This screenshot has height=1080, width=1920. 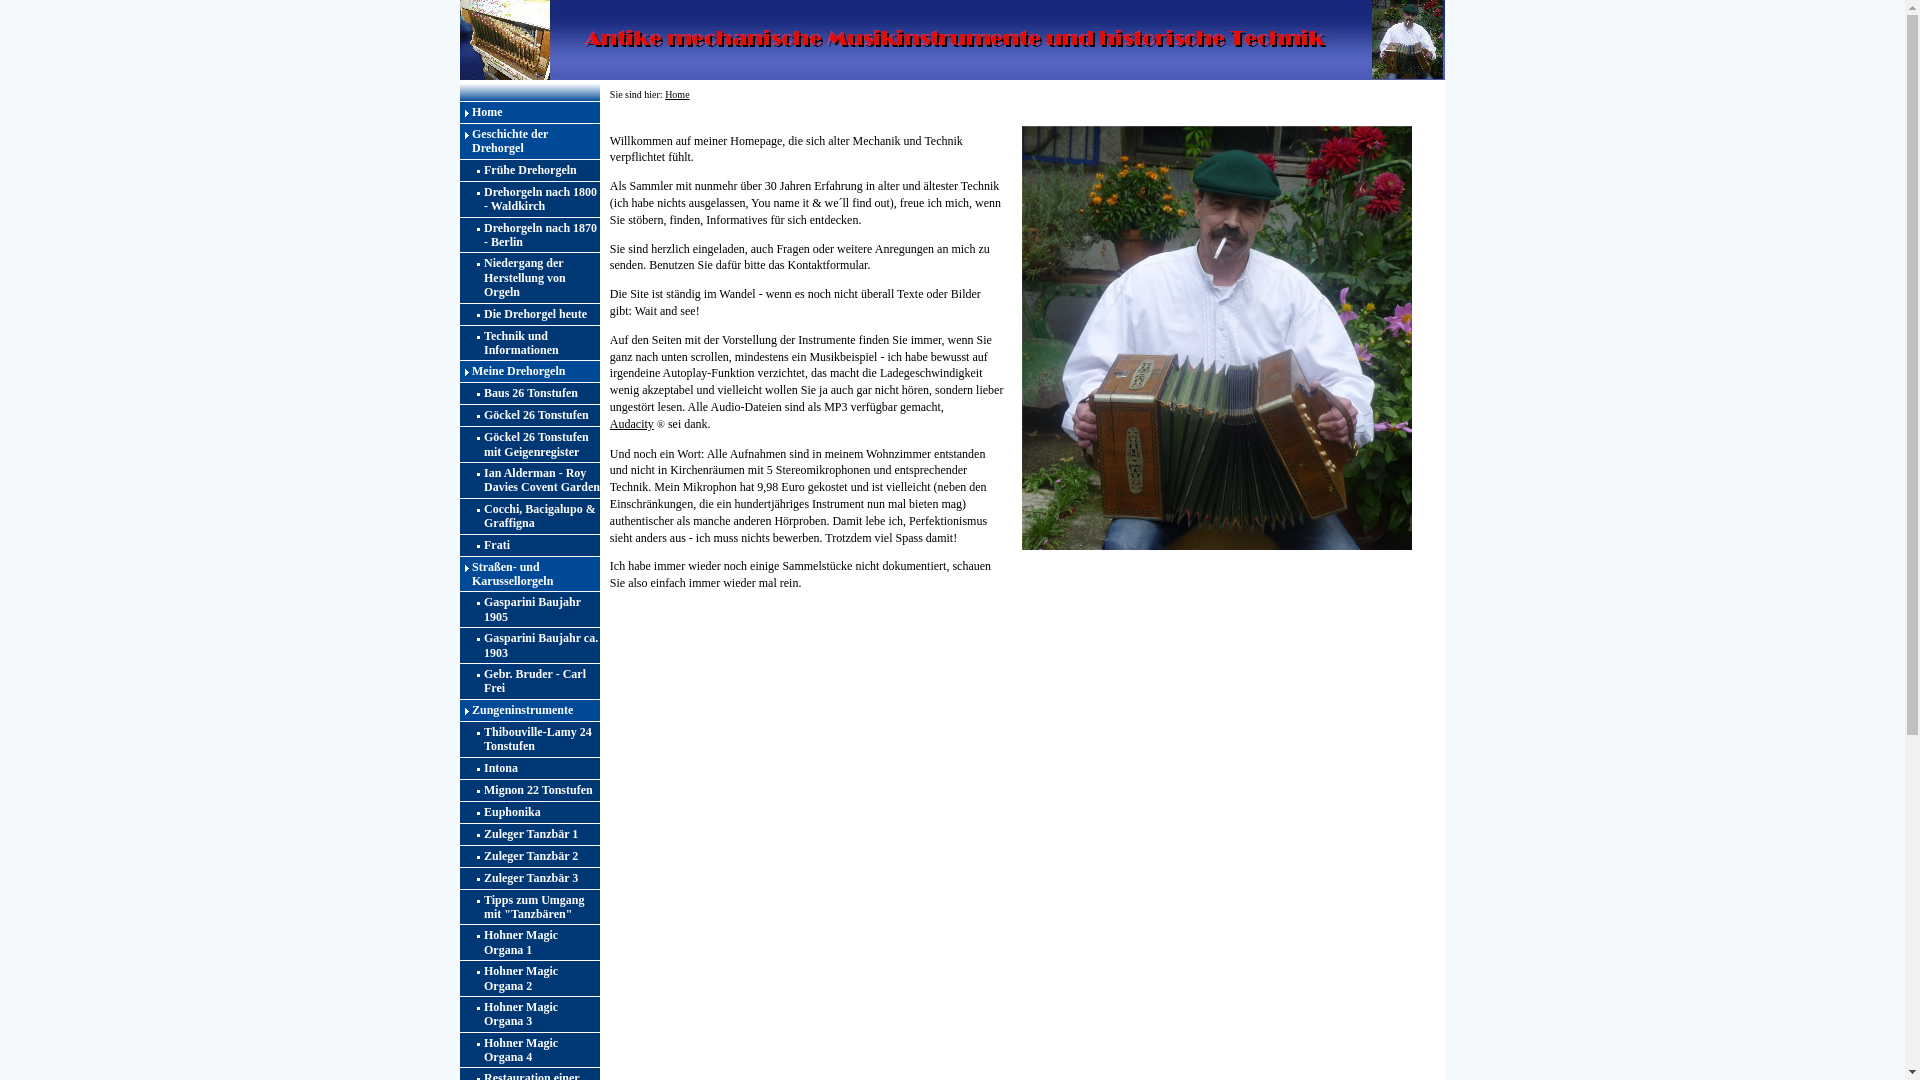 What do you see at coordinates (529, 1049) in the screenshot?
I see `'Hohner Magic Organa 4'` at bounding box center [529, 1049].